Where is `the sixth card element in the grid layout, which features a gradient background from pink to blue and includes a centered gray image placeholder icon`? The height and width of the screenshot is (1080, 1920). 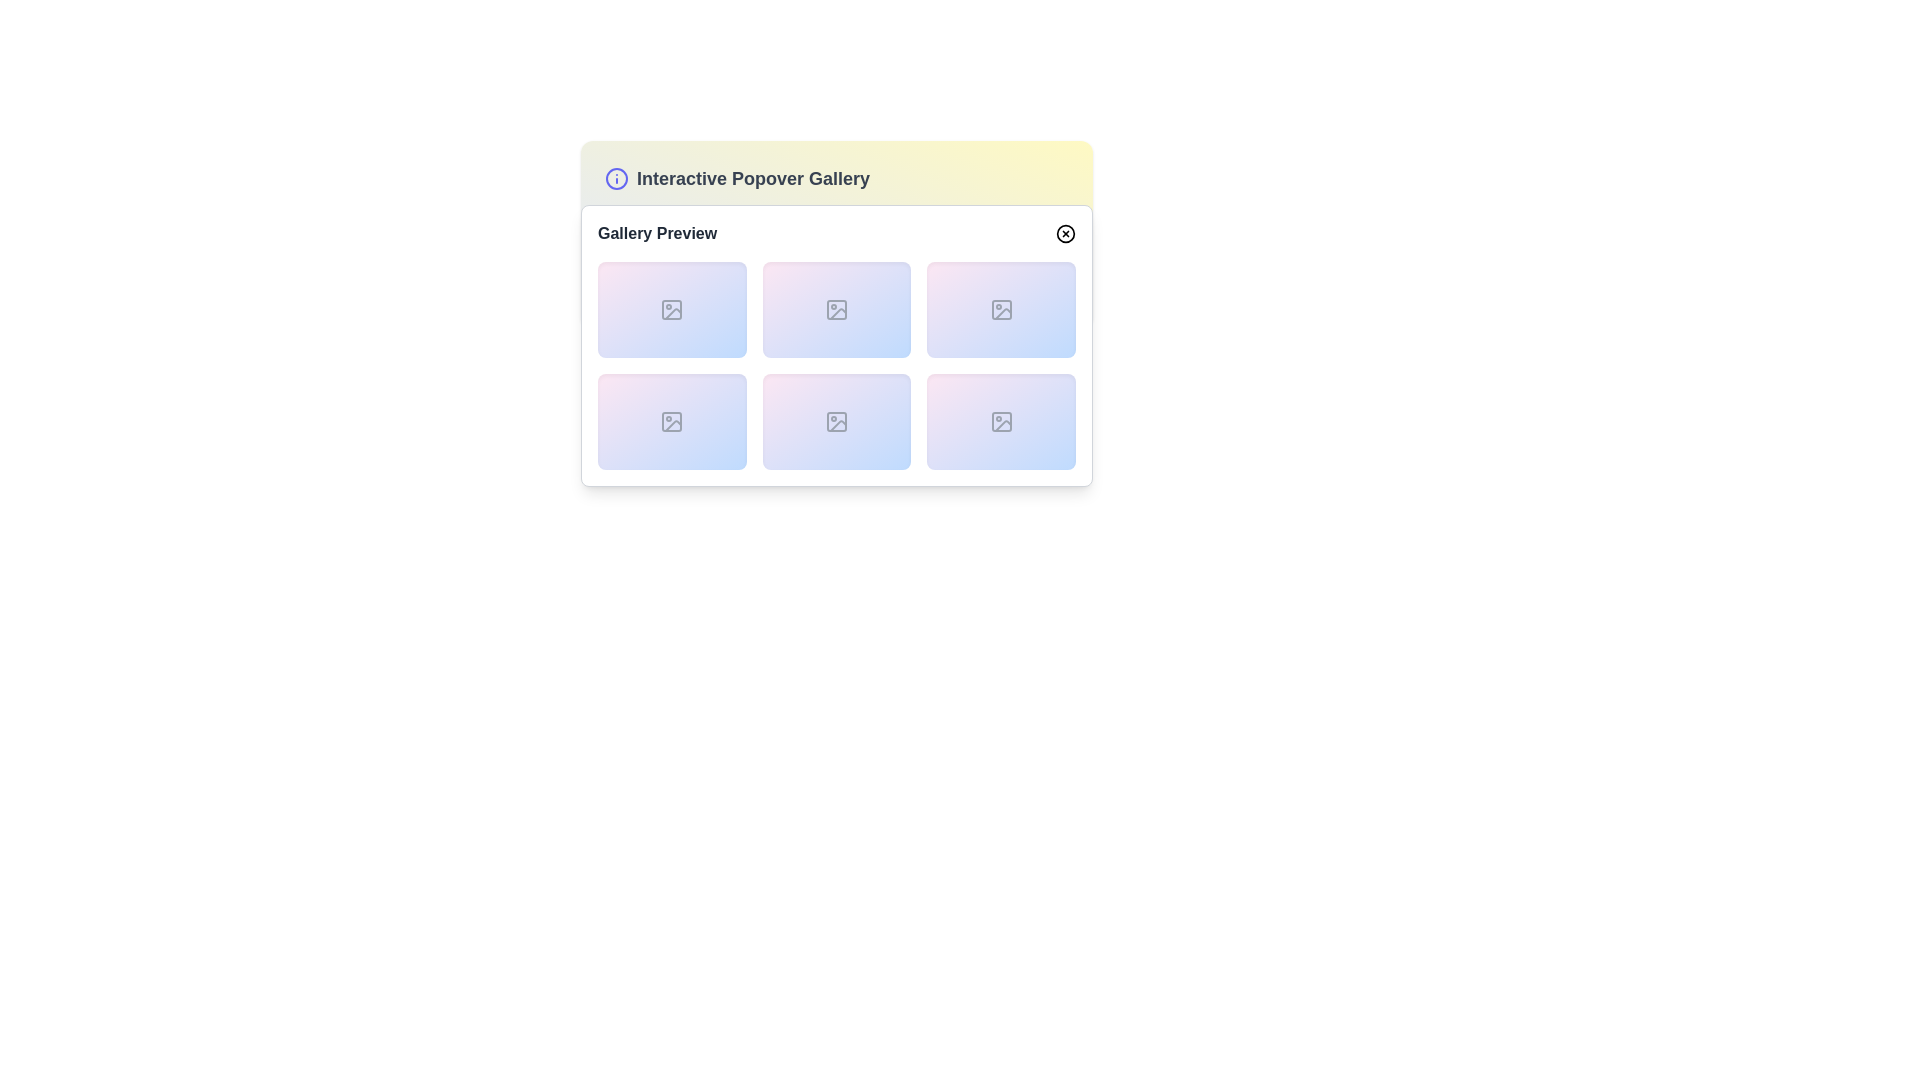 the sixth card element in the grid layout, which features a gradient background from pink to blue and includes a centered gray image placeholder icon is located at coordinates (1001, 420).